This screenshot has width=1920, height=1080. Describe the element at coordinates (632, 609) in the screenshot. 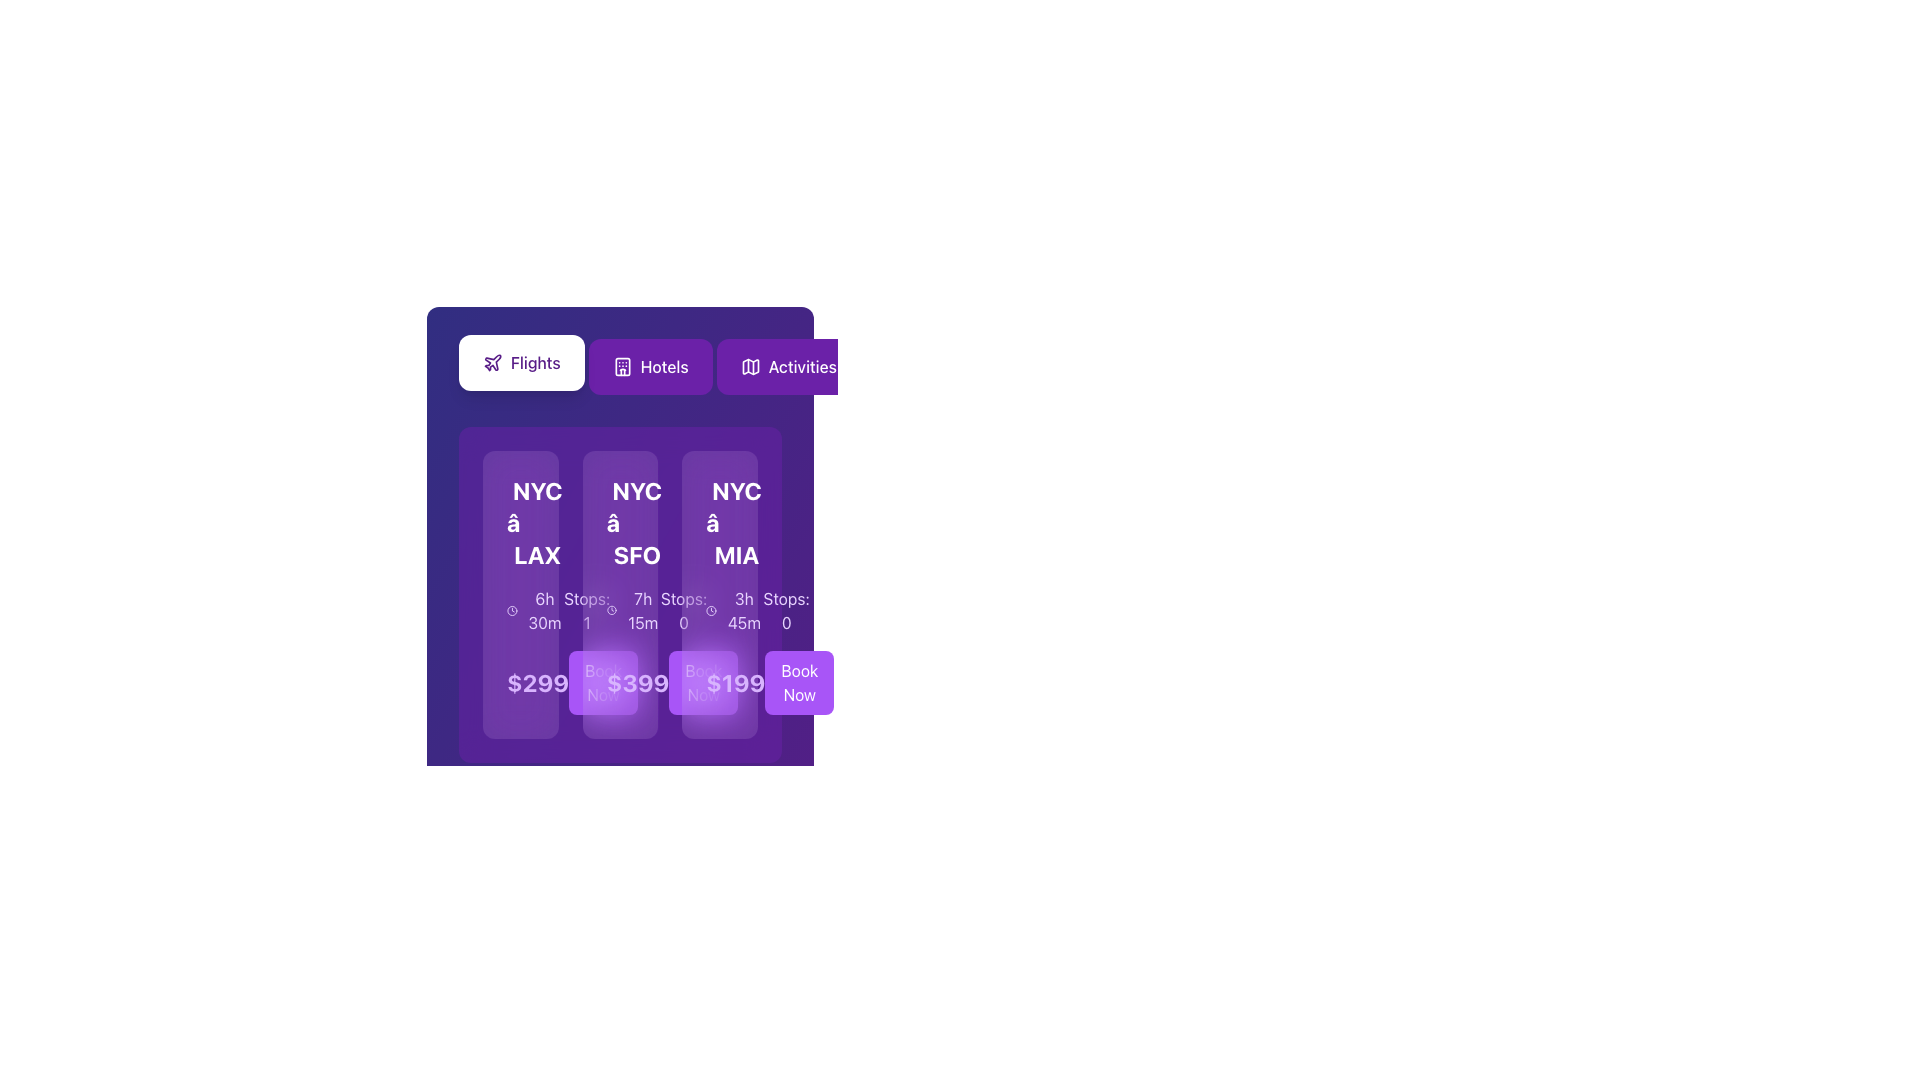

I see `time duration text '7h 15m' displayed with a purple background and accompanied by a clock icon, located under the 'NYC à SFO' column, next to the 'Stops' label and above the 'Book Now' button` at that location.